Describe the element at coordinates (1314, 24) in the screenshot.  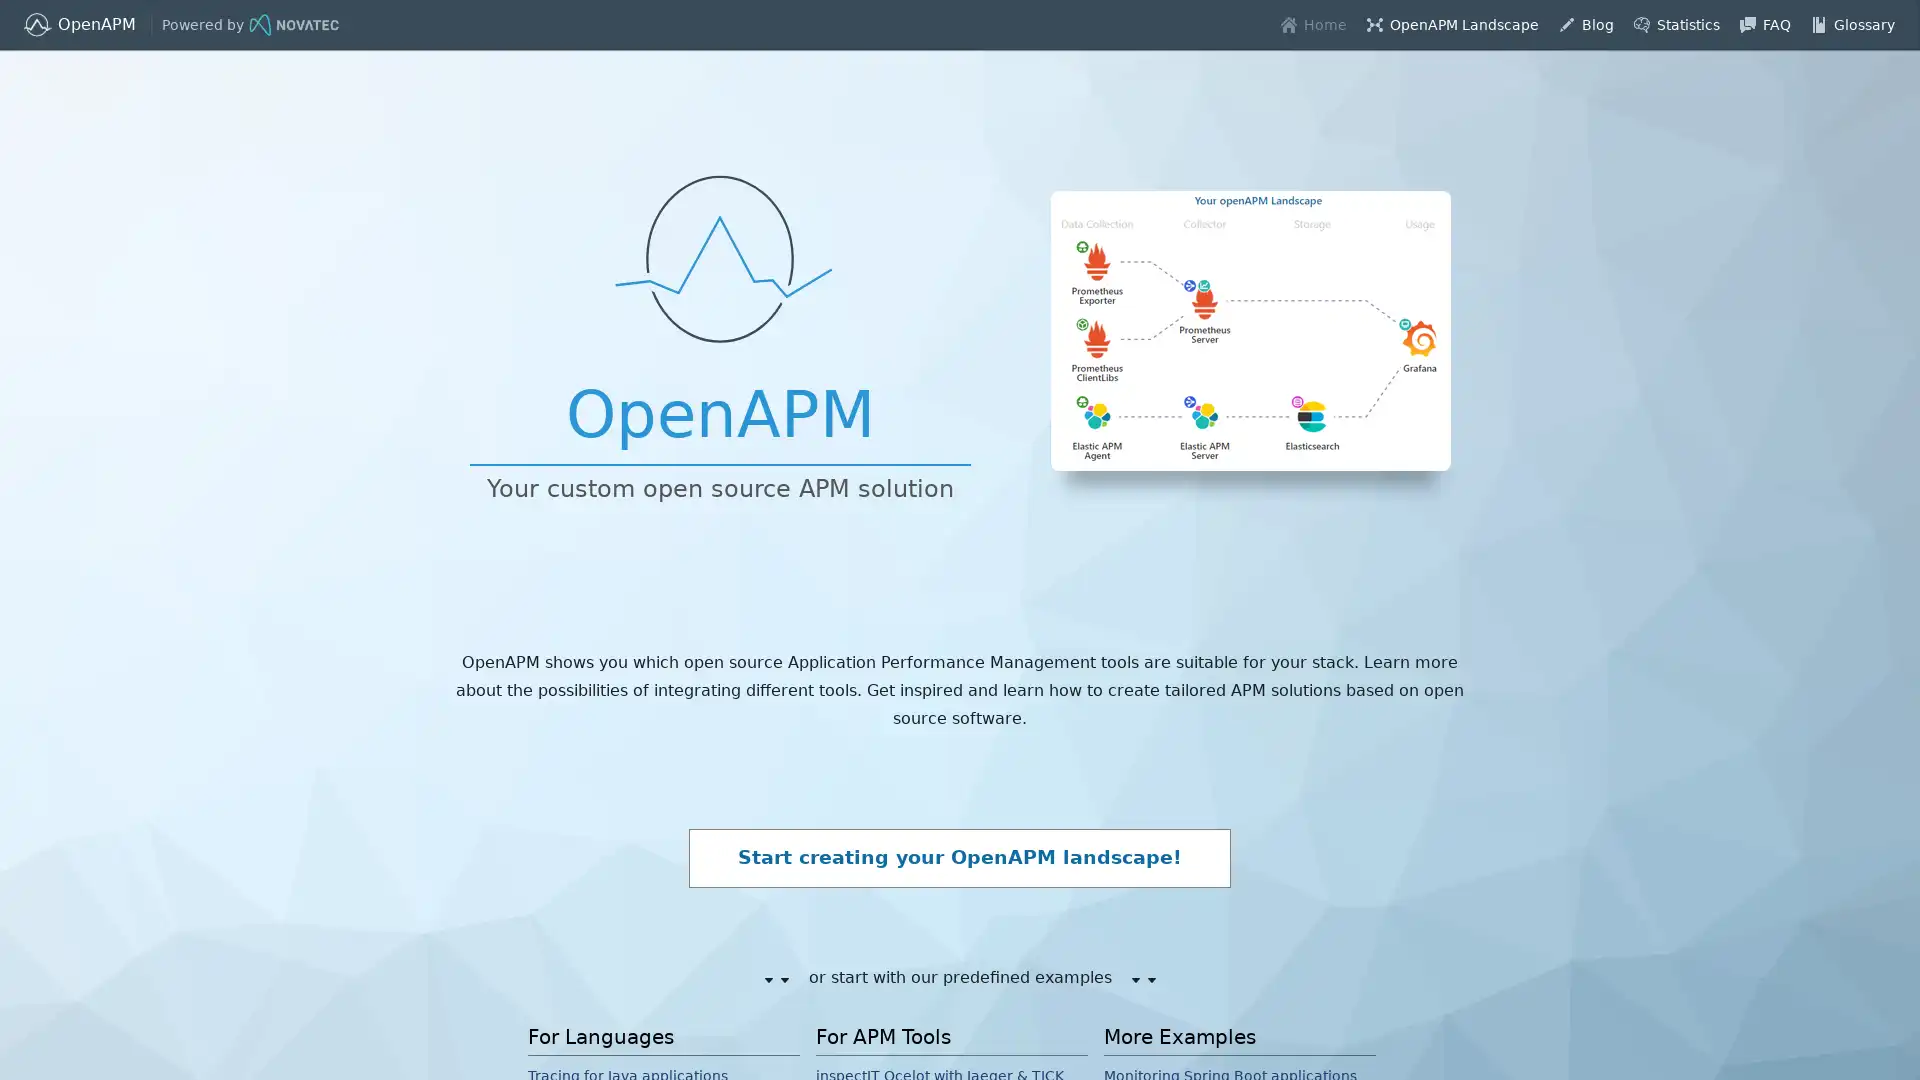
I see `home Home` at that location.